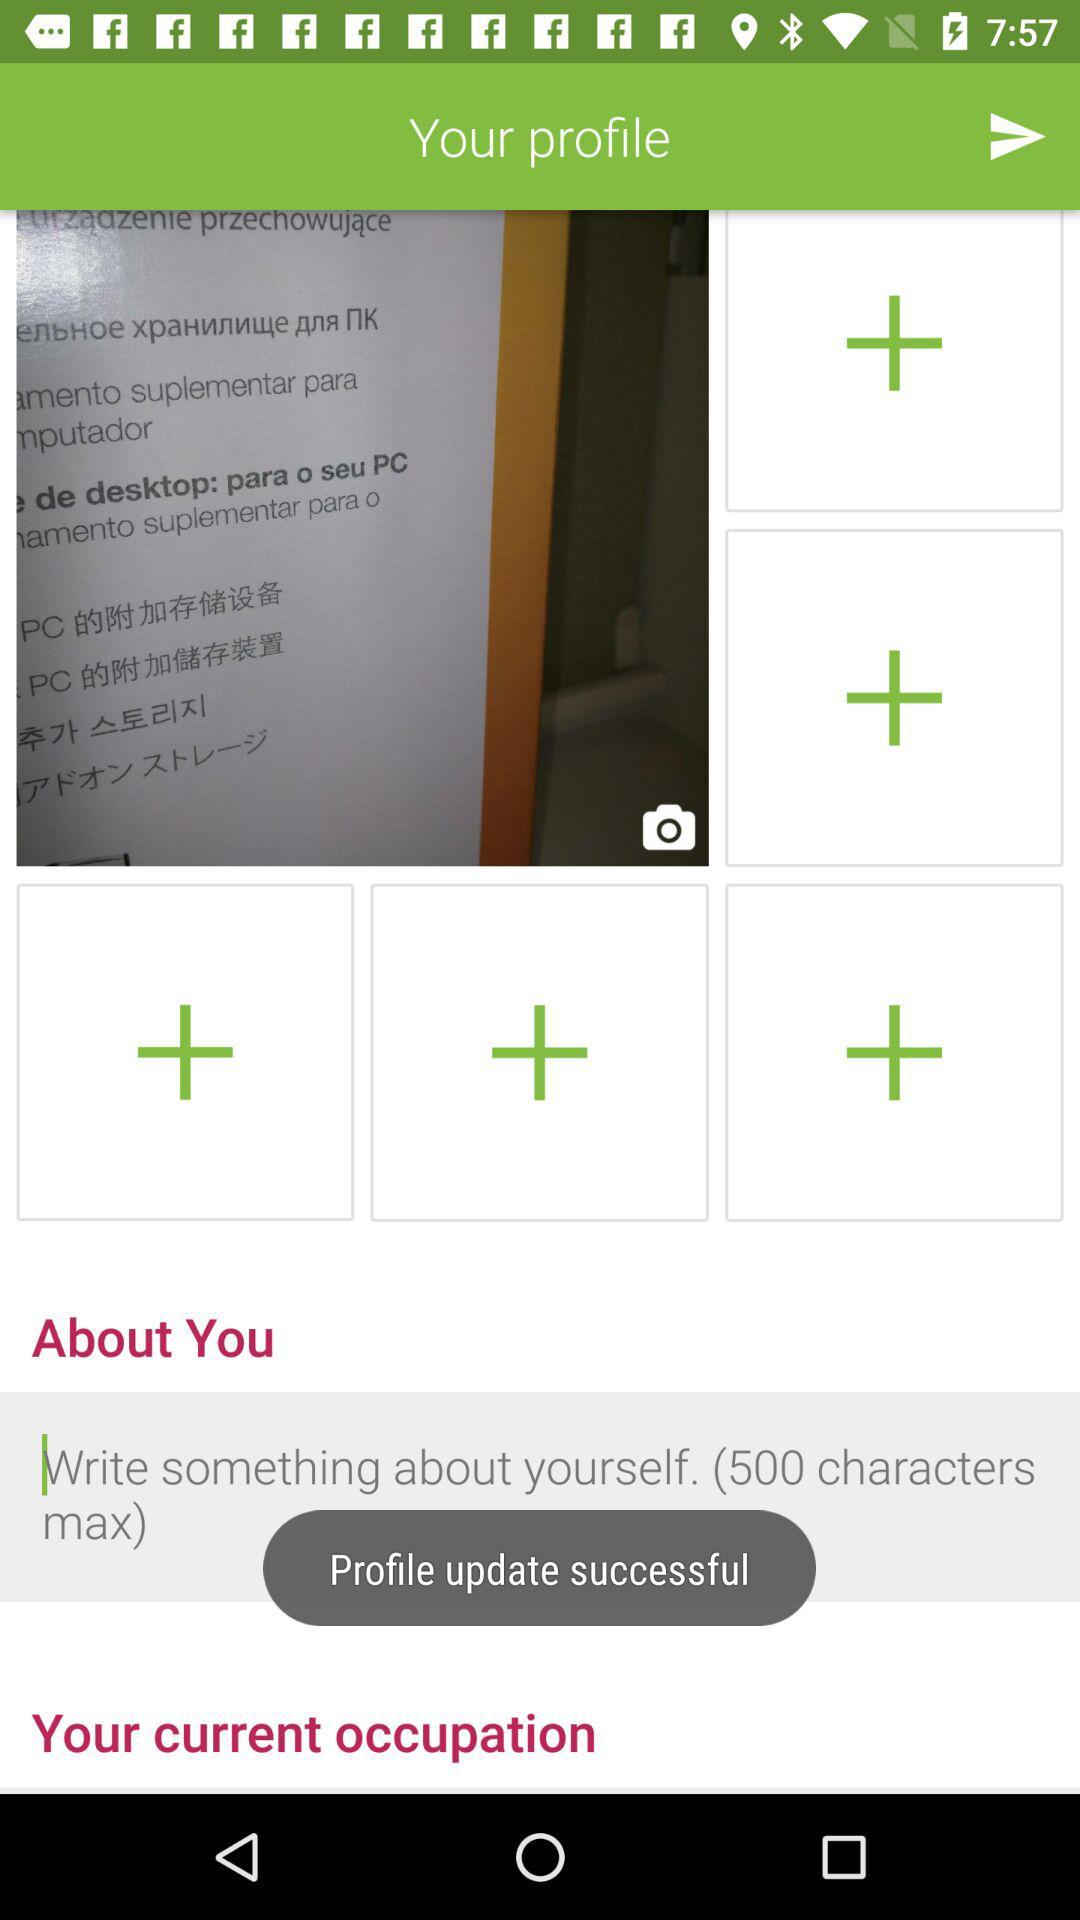  I want to click on new, so click(893, 697).